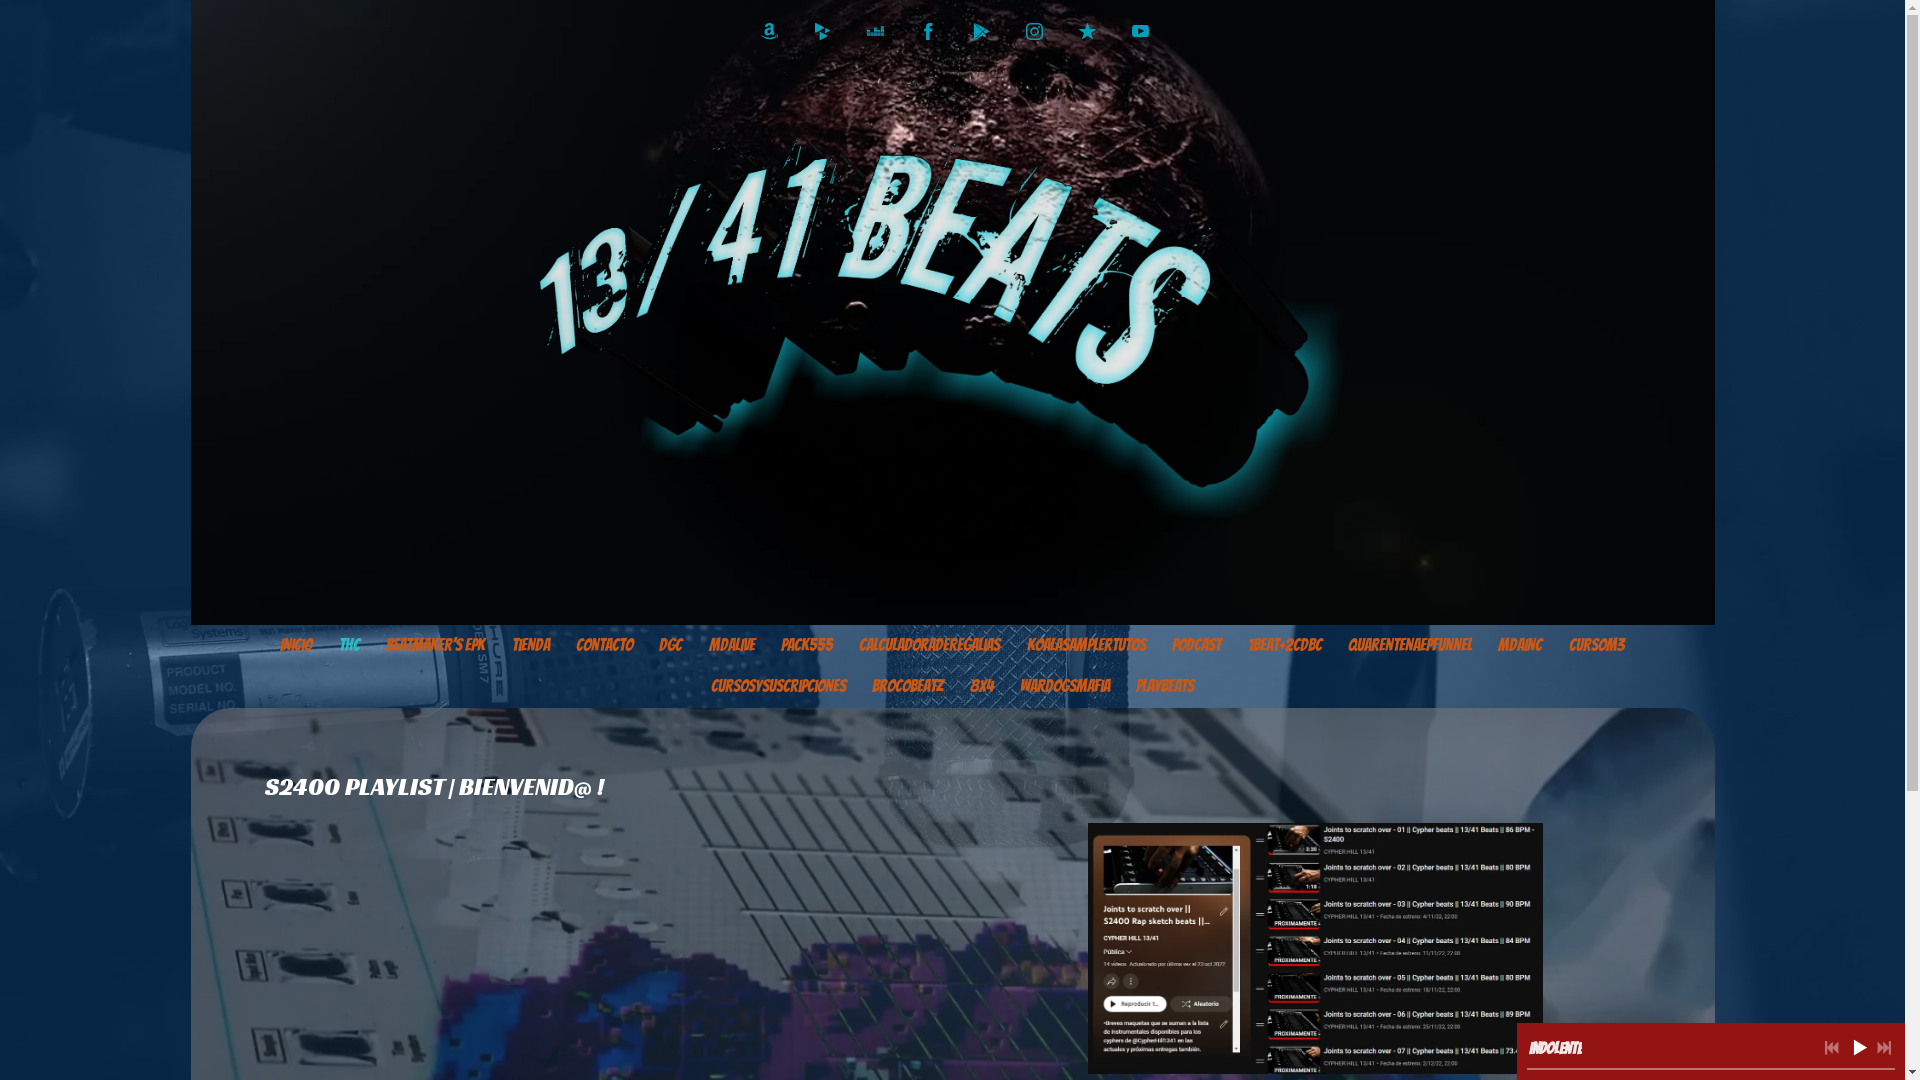 This screenshot has height=1080, width=1920. Describe the element at coordinates (1409, 645) in the screenshot. I see `'QuarentenaEPfunnel'` at that location.